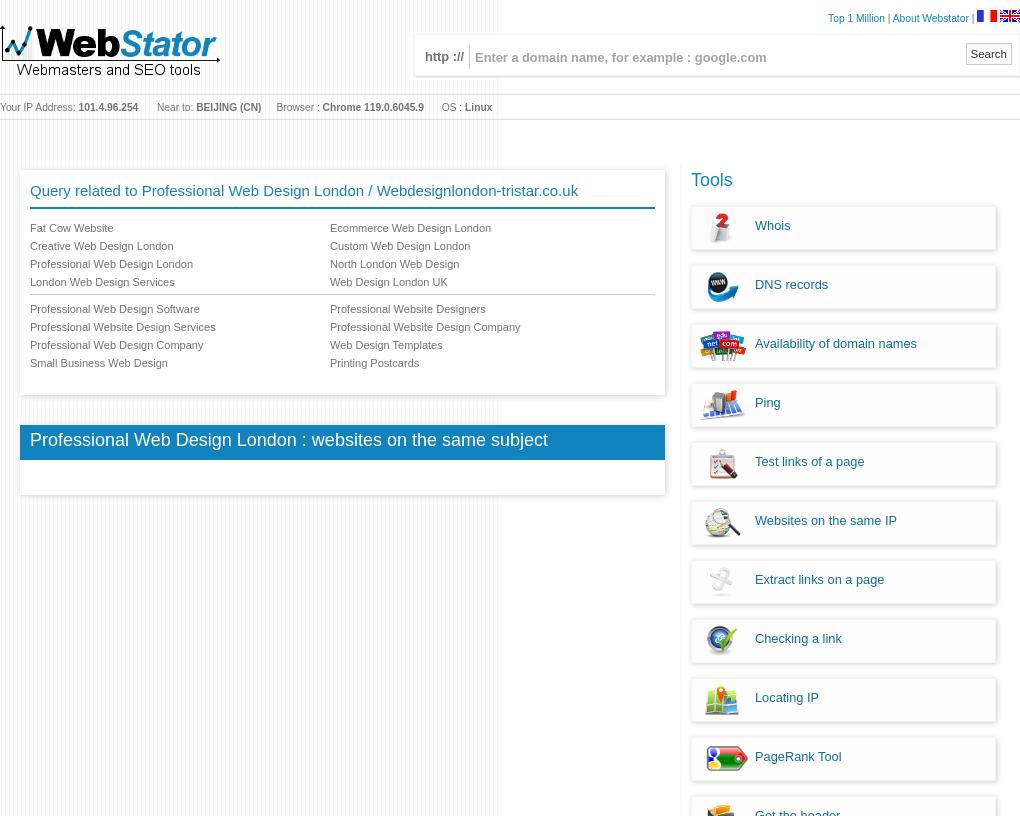 The height and width of the screenshot is (816, 1020). What do you see at coordinates (167, 107) in the screenshot?
I see `'Near'` at bounding box center [167, 107].